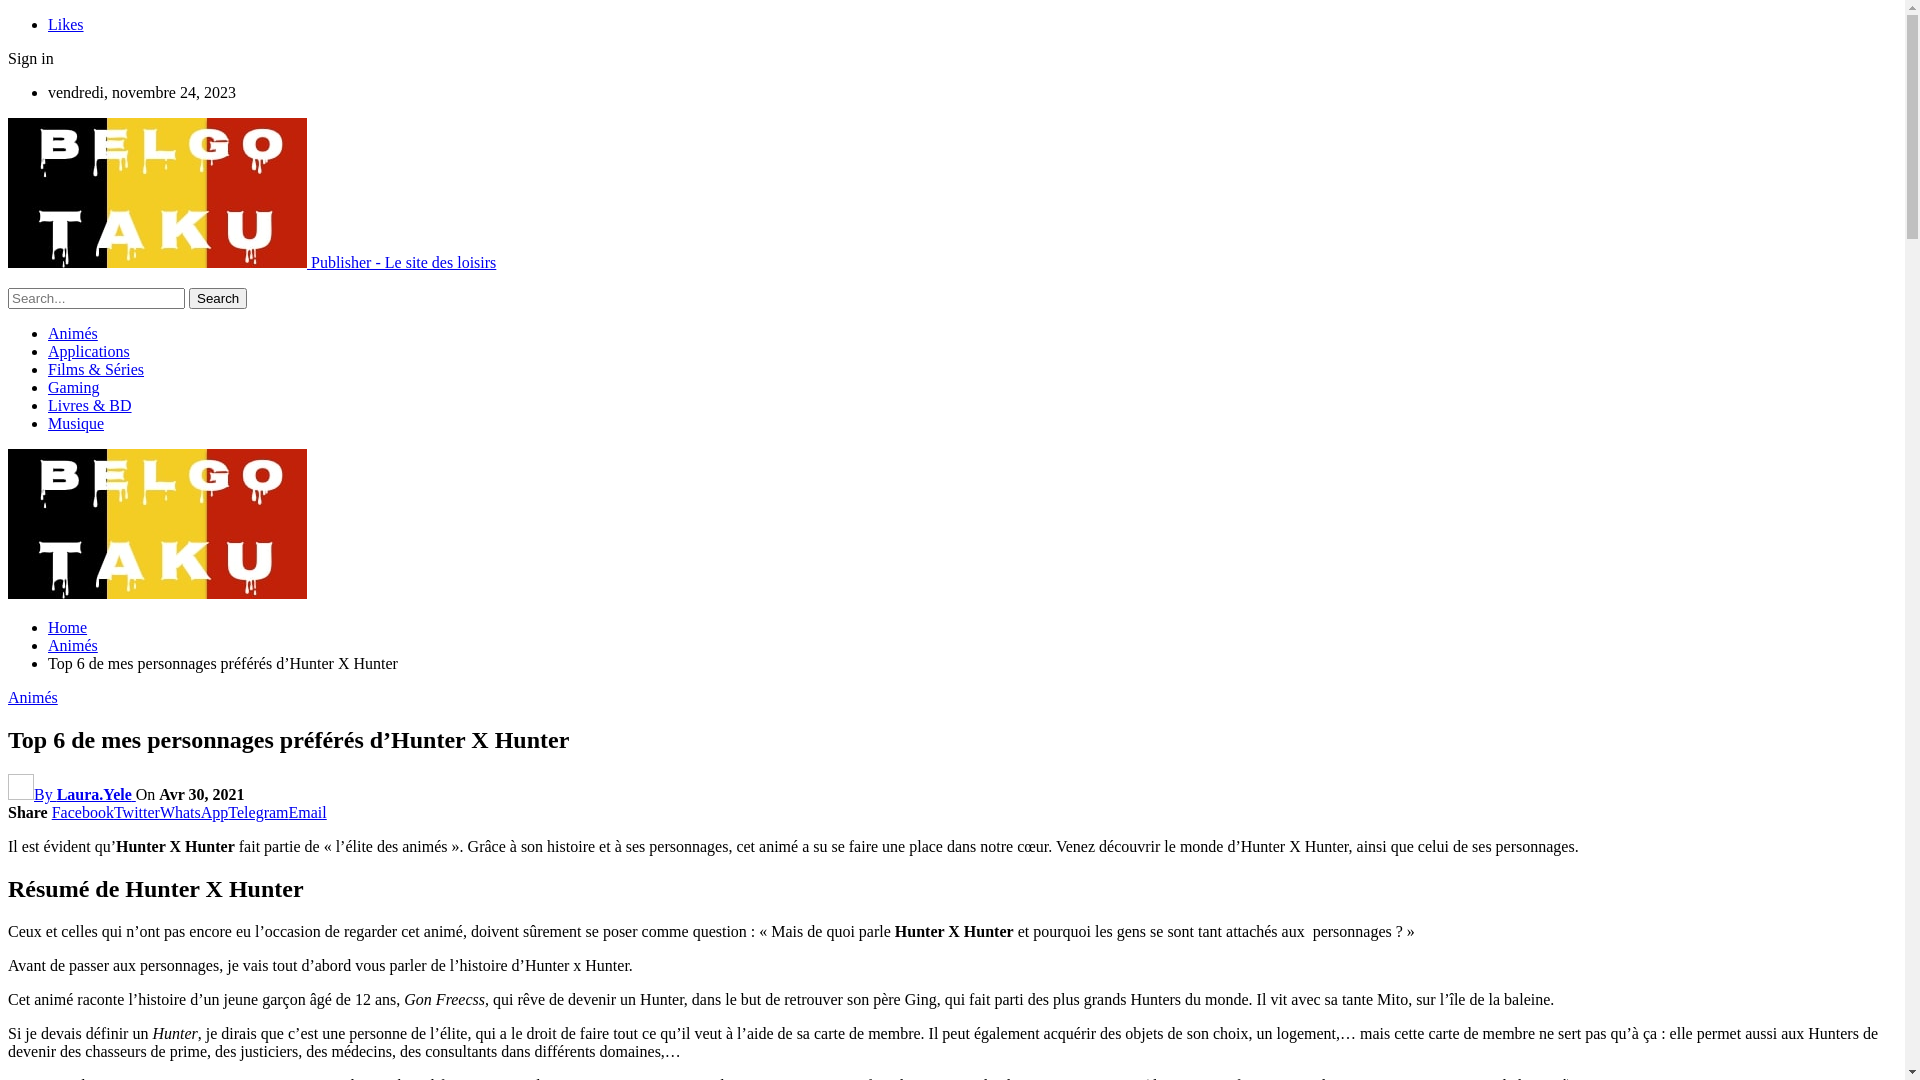  Describe the element at coordinates (73, 387) in the screenshot. I see `'Gaming'` at that location.